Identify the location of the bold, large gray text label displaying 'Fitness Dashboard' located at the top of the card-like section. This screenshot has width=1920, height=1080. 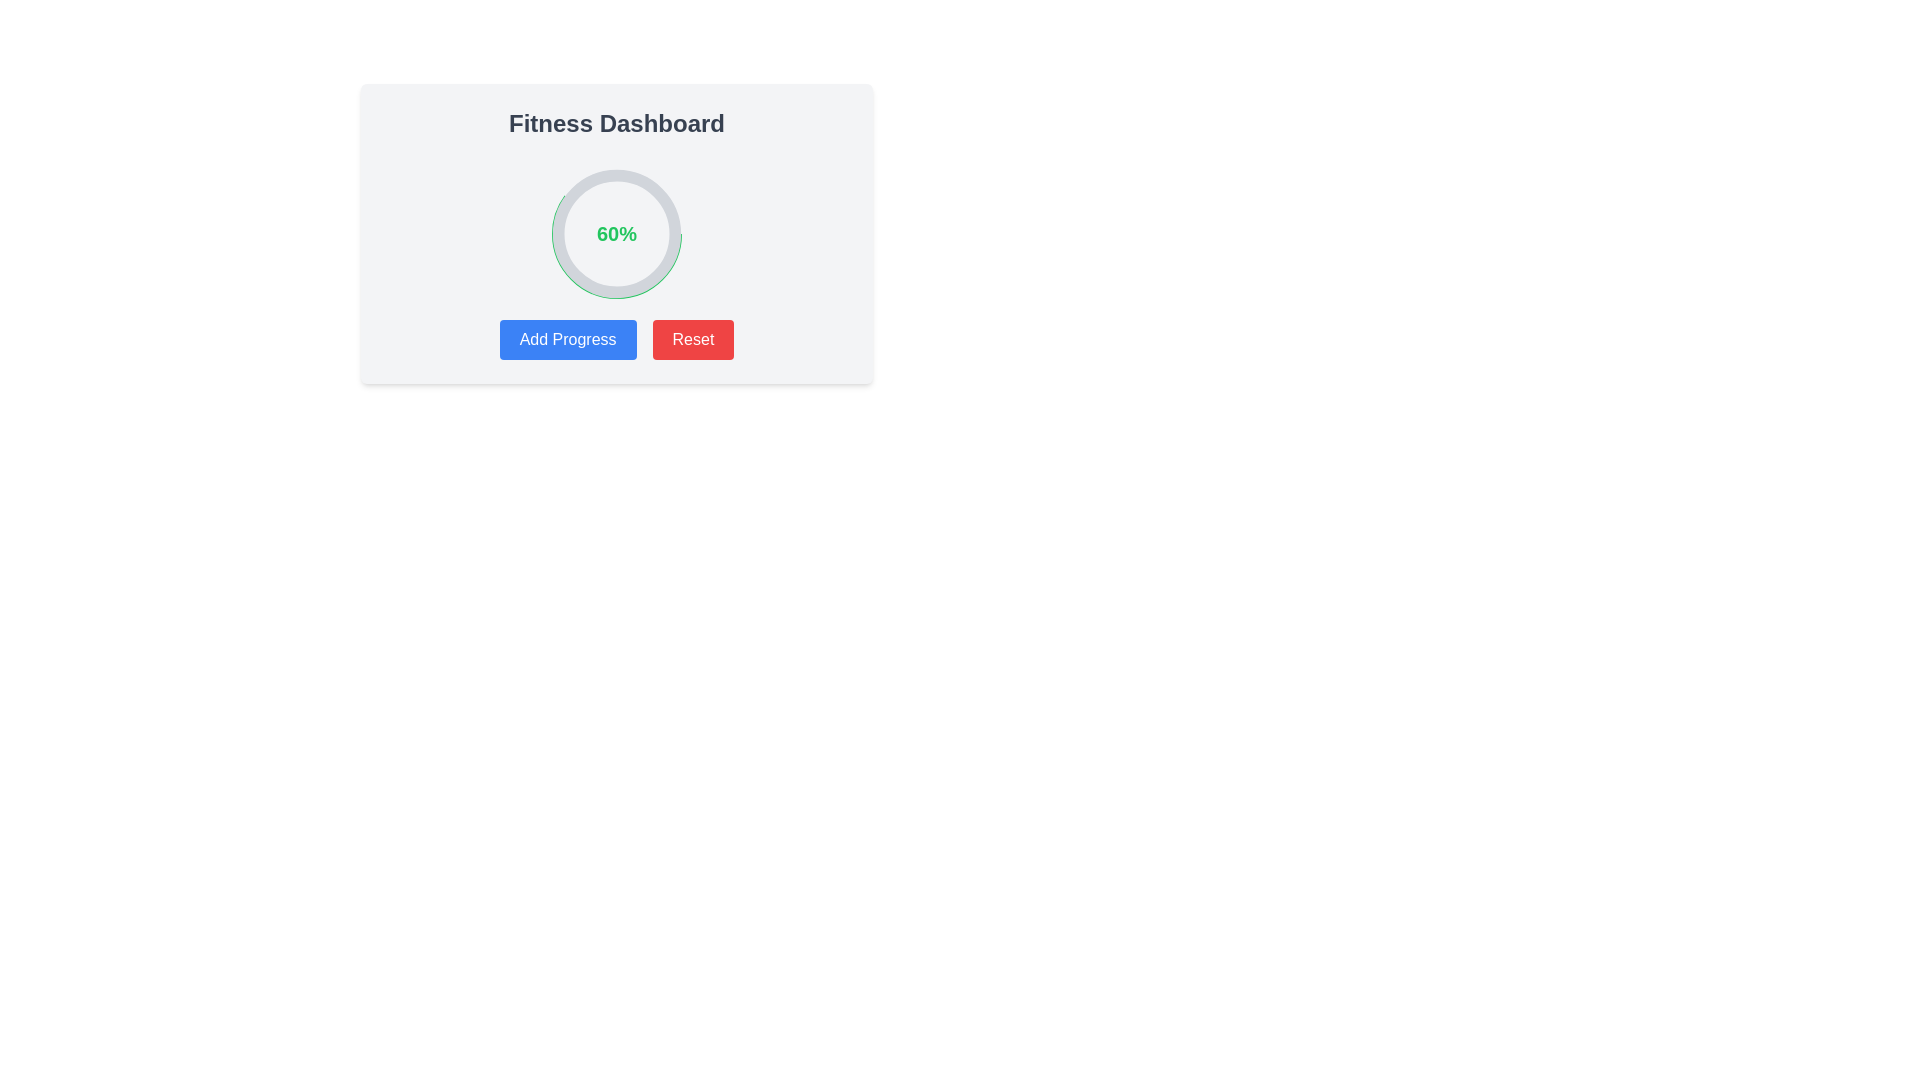
(615, 123).